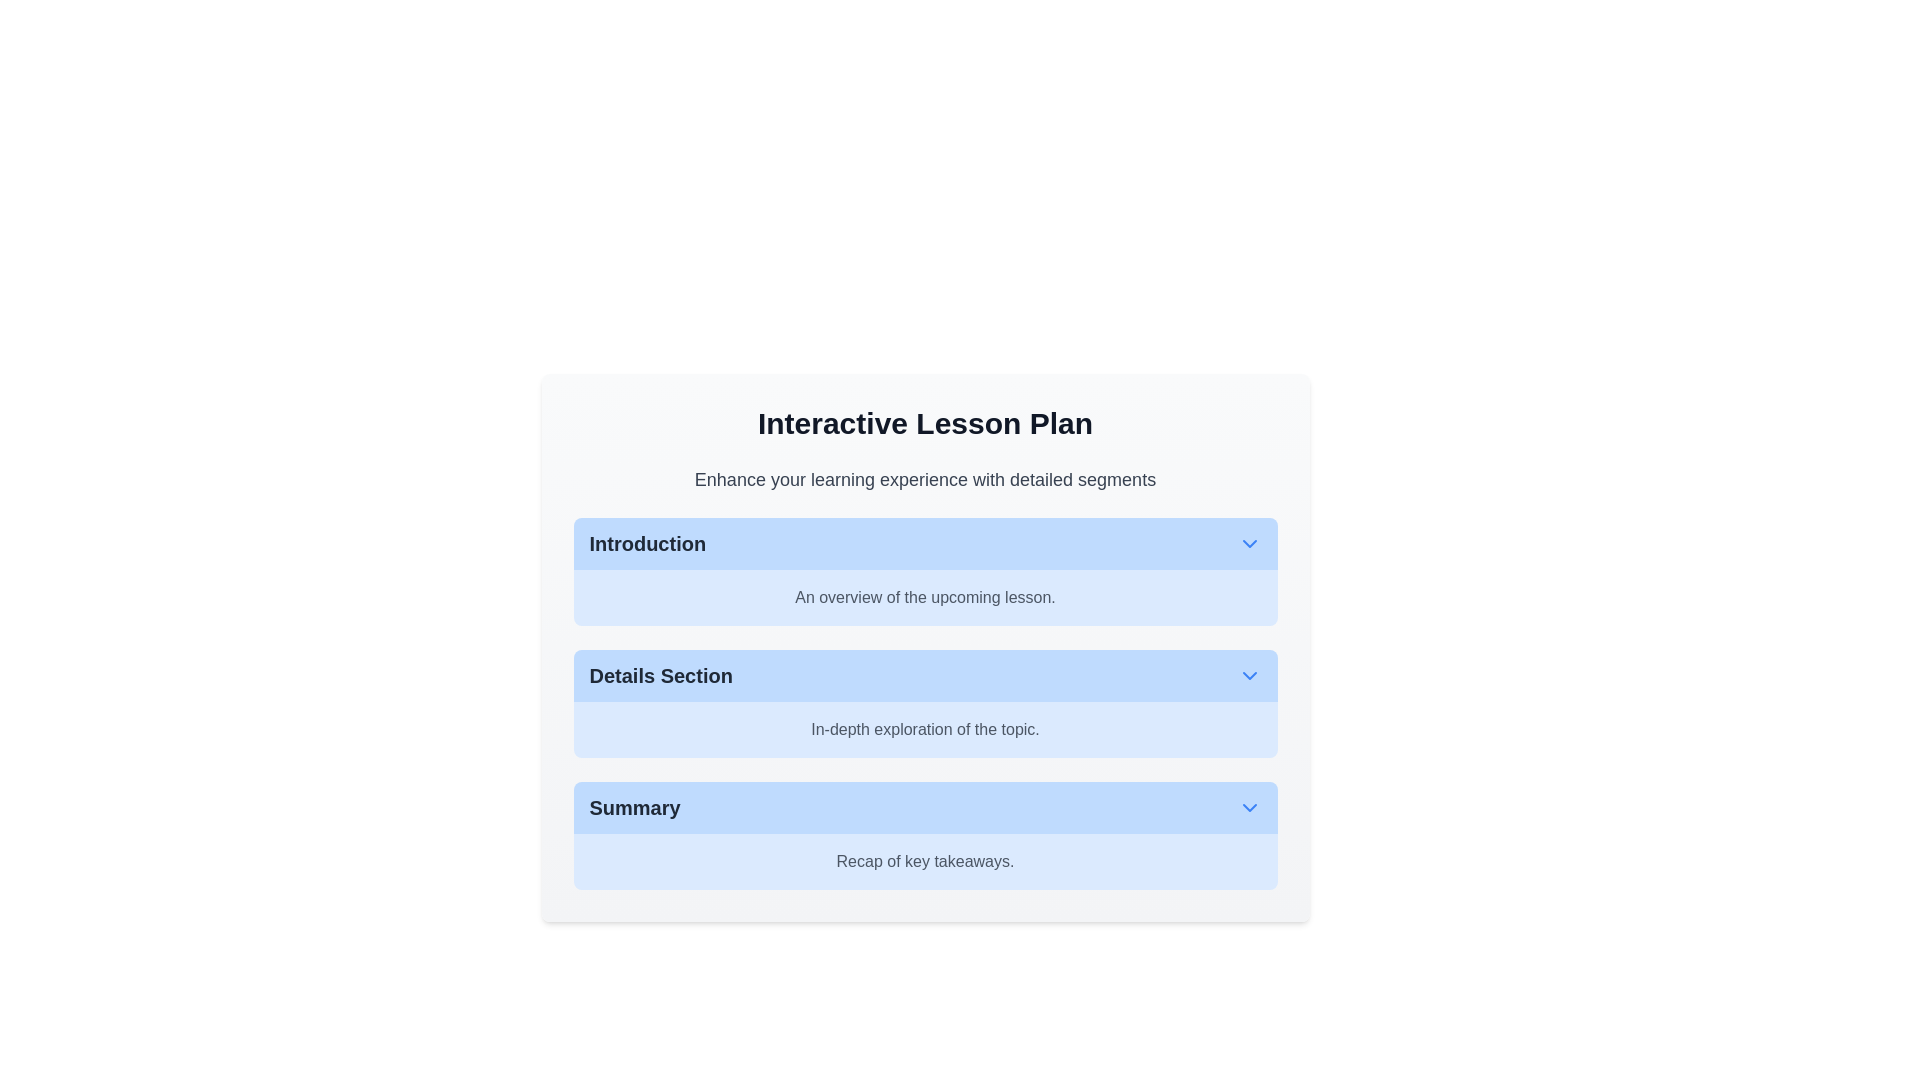  Describe the element at coordinates (924, 860) in the screenshot. I see `the text box that contains the text 'Recap of key takeaways.' with a light blue background, located in the 'Summary' section beneath the section header` at that location.